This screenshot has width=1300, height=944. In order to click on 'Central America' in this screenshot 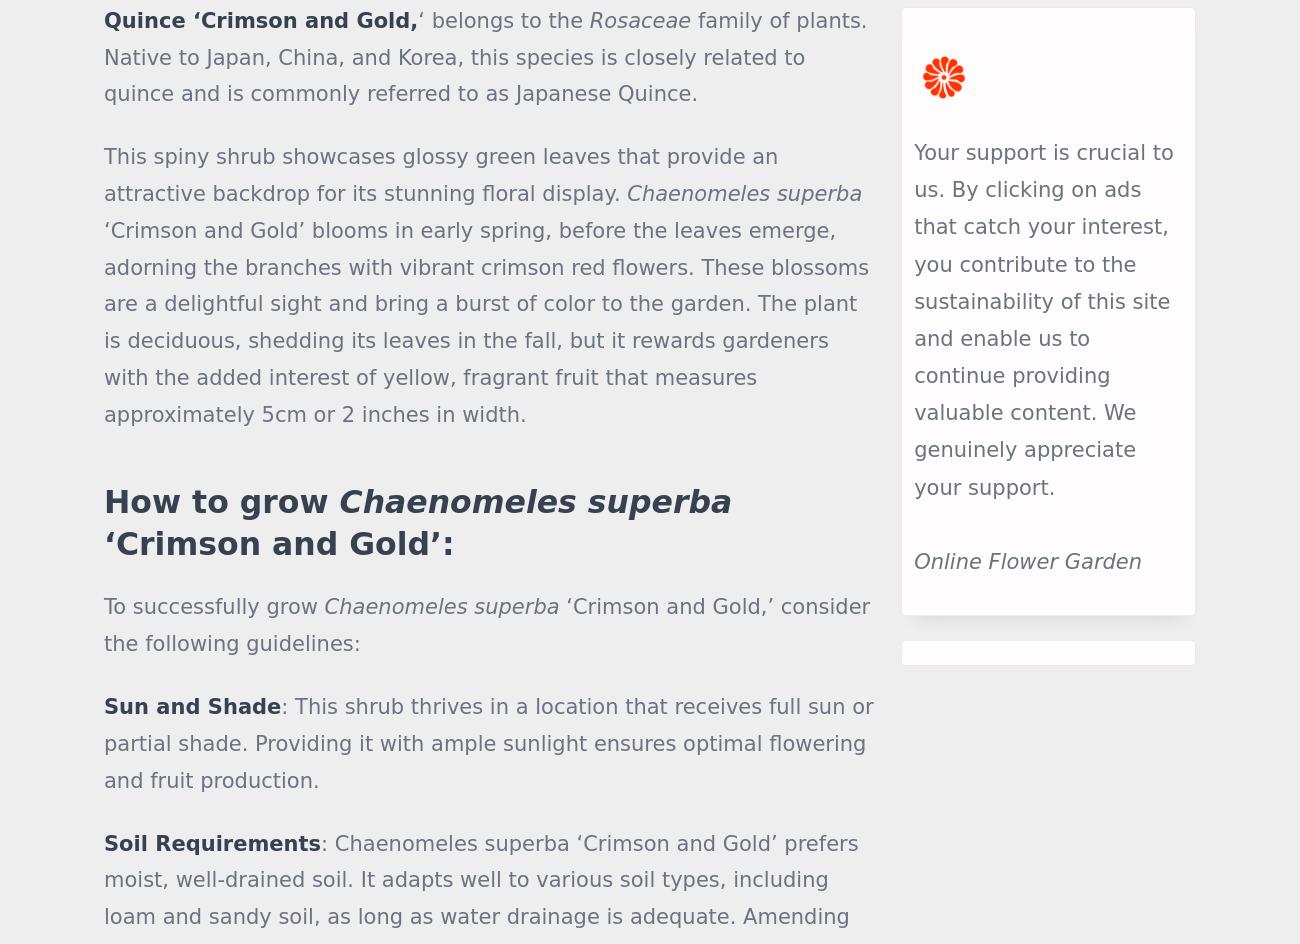, I will do `click(1046, 553)`.